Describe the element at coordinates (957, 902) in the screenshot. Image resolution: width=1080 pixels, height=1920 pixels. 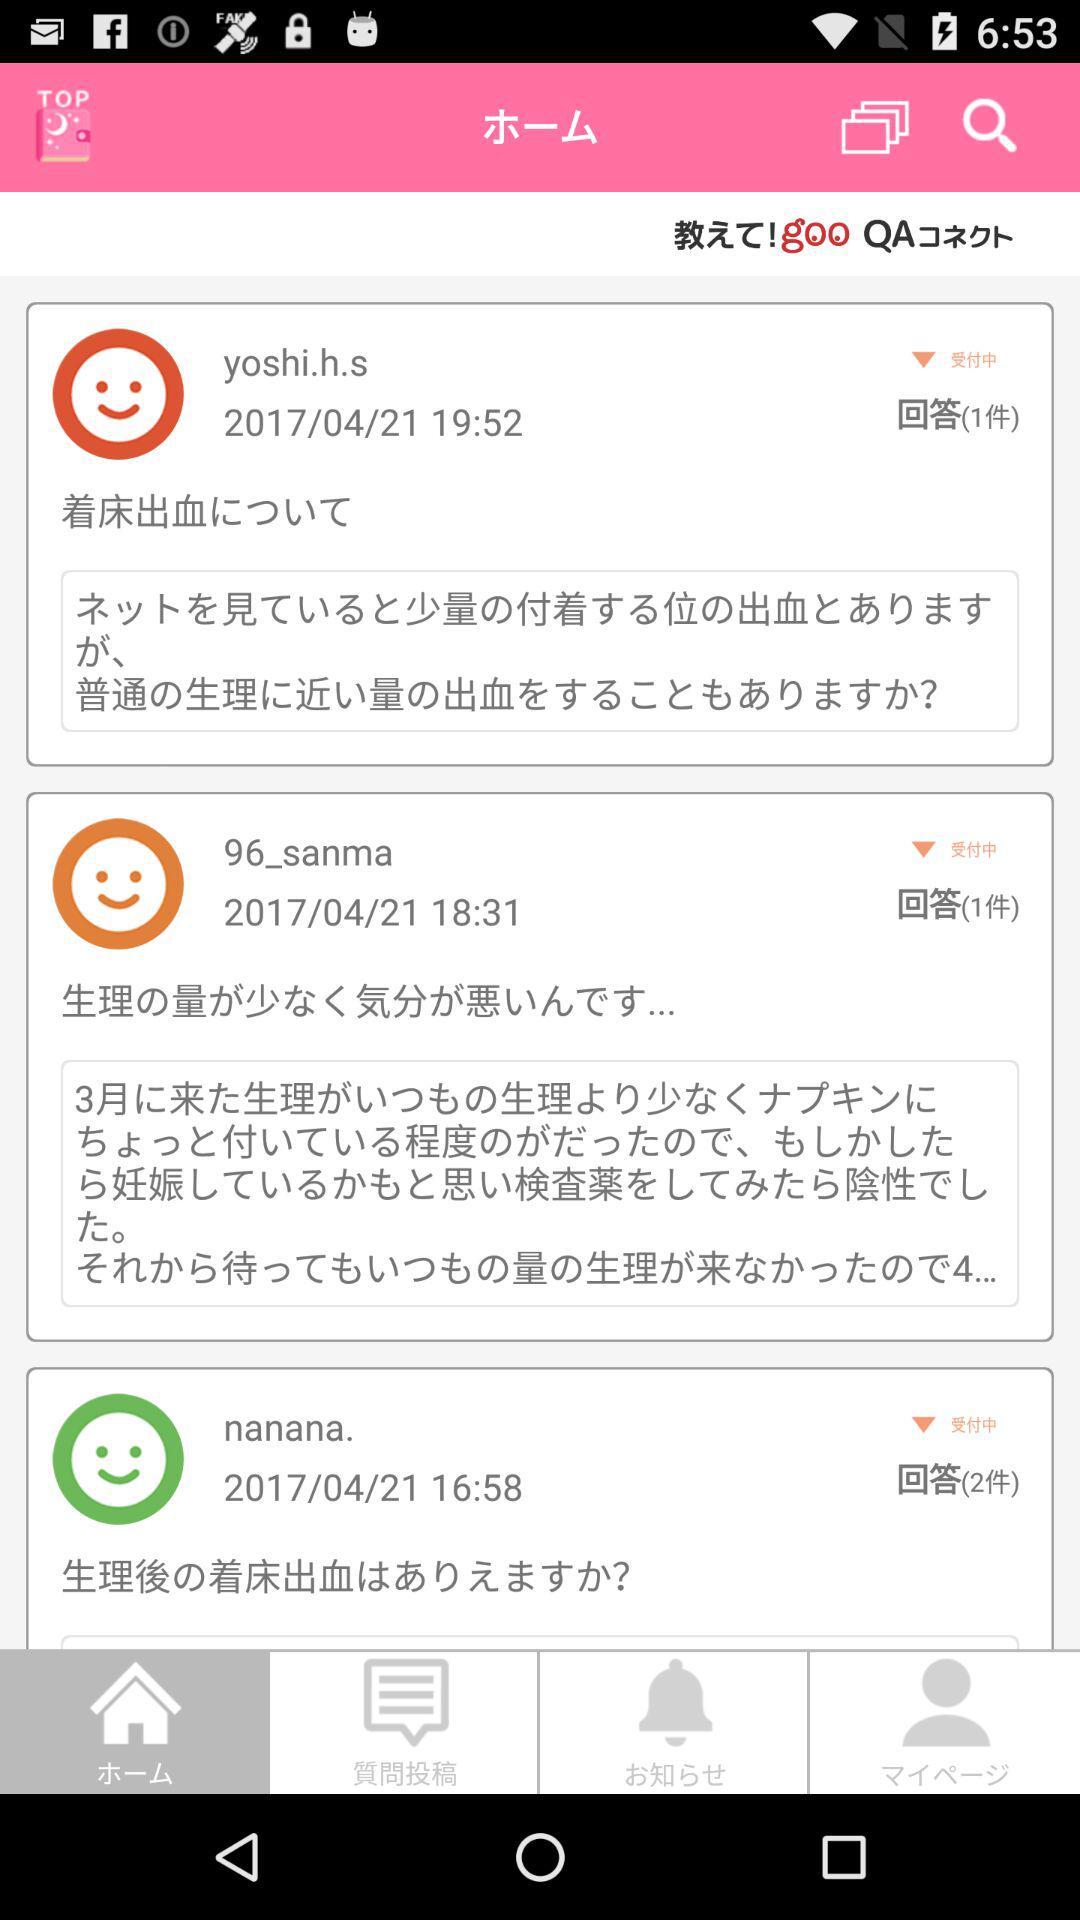
I see `the icon to the right of the 2017 04 21` at that location.